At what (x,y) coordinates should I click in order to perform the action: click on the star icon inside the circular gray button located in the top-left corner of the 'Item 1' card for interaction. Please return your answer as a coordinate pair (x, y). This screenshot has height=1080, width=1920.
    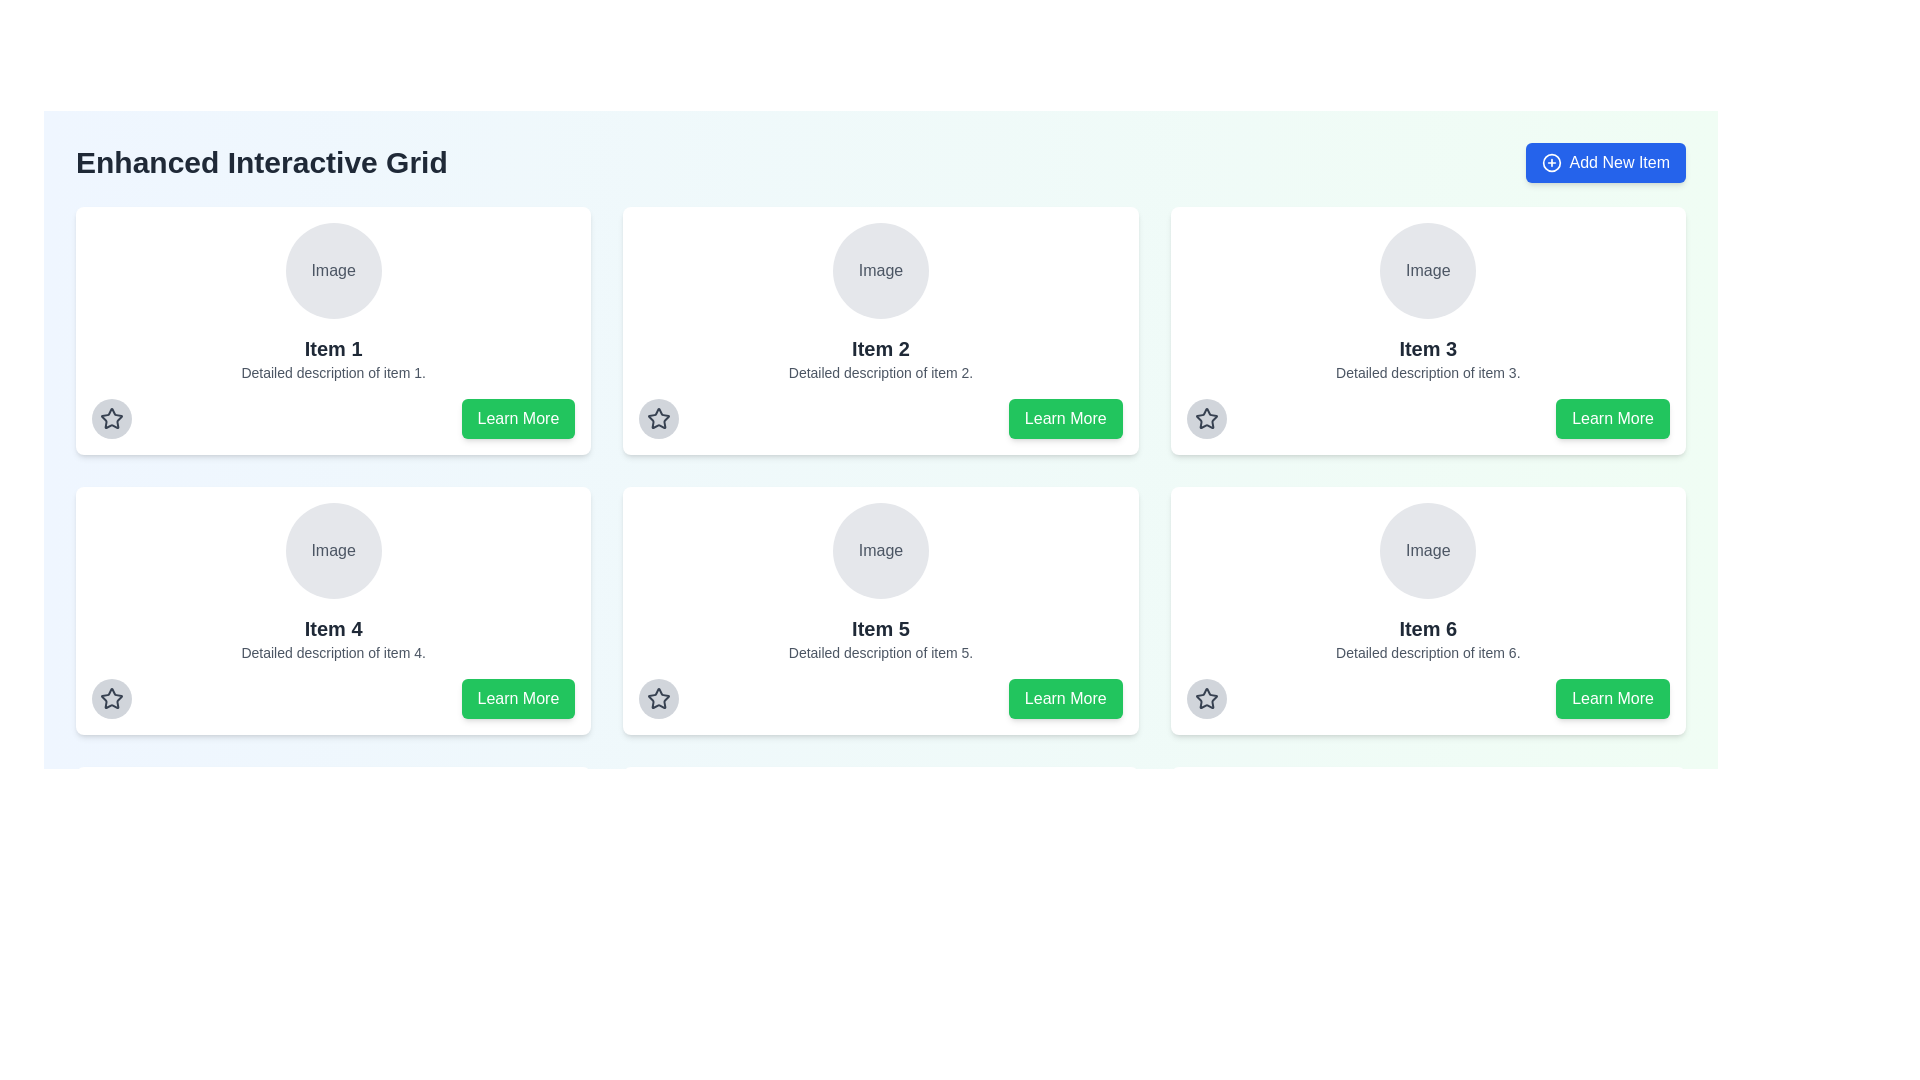
    Looking at the image, I should click on (110, 418).